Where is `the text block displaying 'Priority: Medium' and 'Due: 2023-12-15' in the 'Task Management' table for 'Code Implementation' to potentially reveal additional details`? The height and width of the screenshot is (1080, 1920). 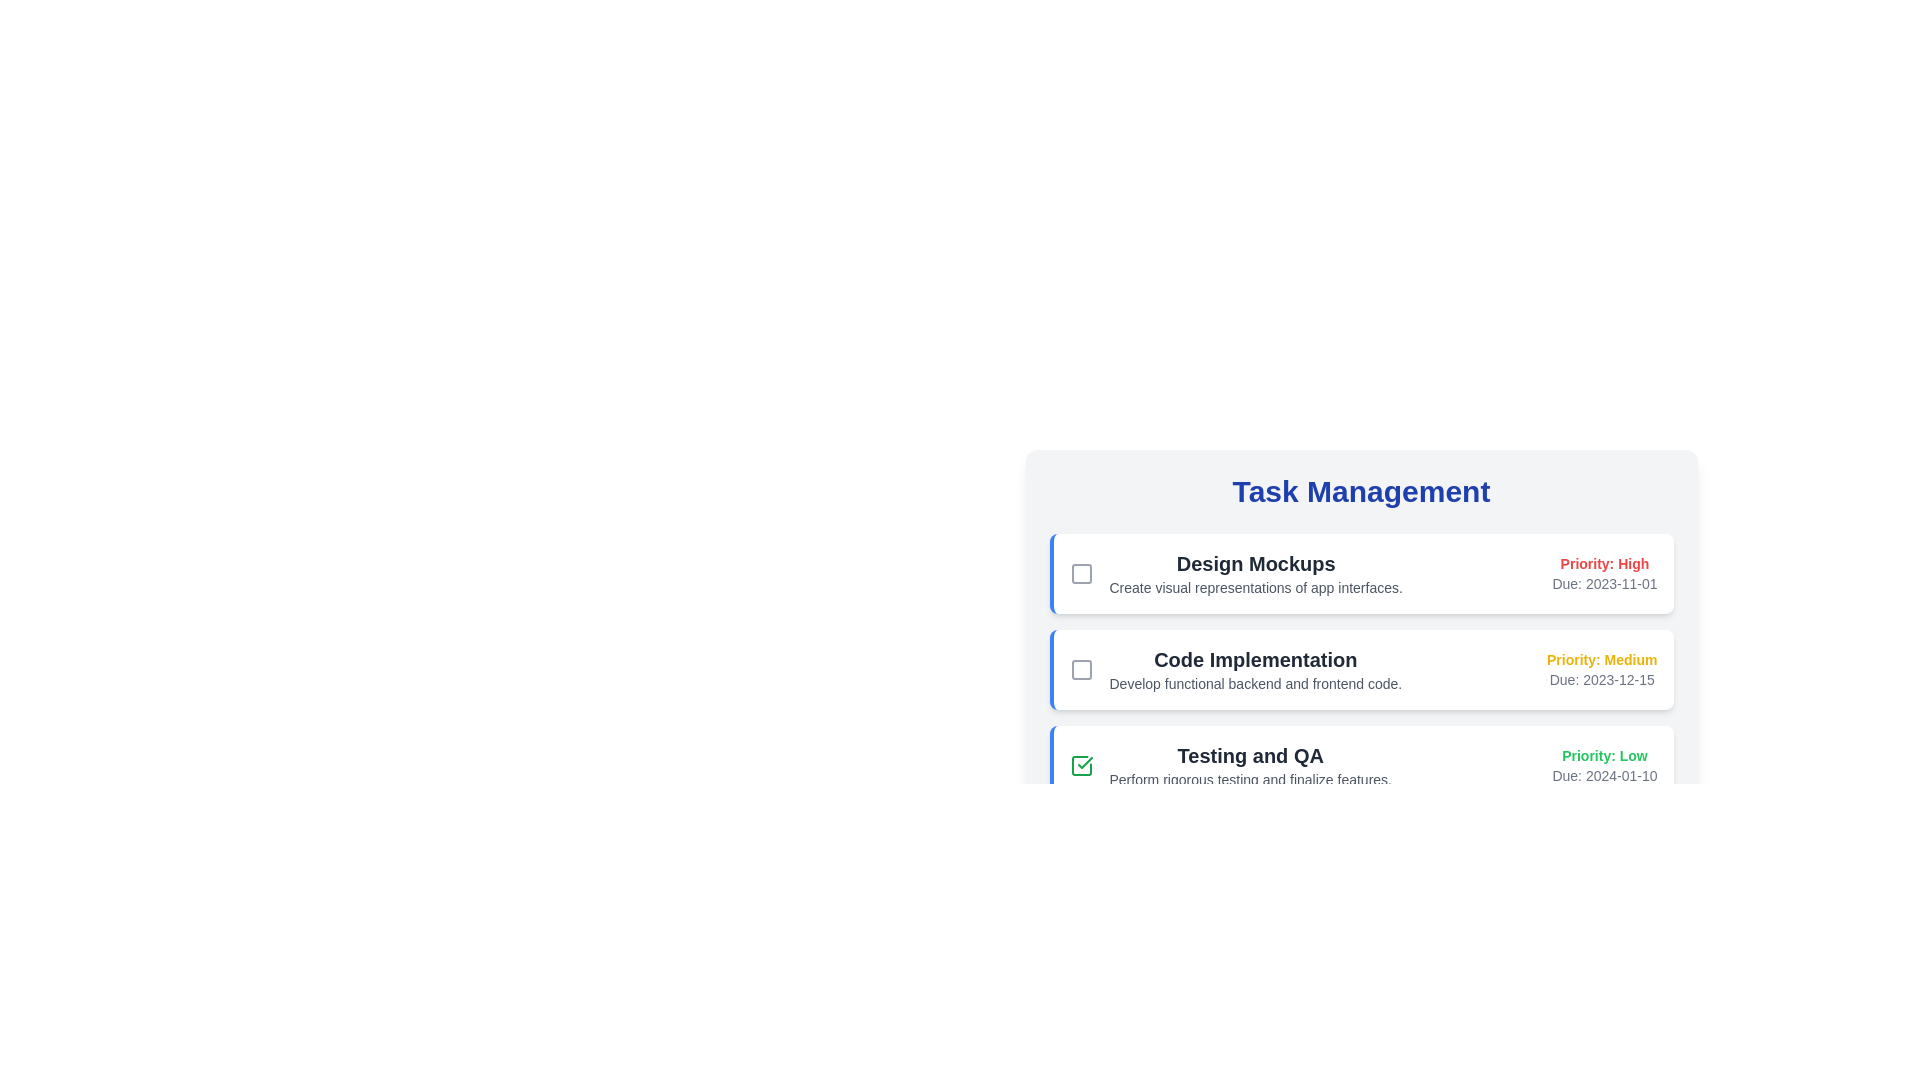 the text block displaying 'Priority: Medium' and 'Due: 2023-12-15' in the 'Task Management' table for 'Code Implementation' to potentially reveal additional details is located at coordinates (1602, 670).